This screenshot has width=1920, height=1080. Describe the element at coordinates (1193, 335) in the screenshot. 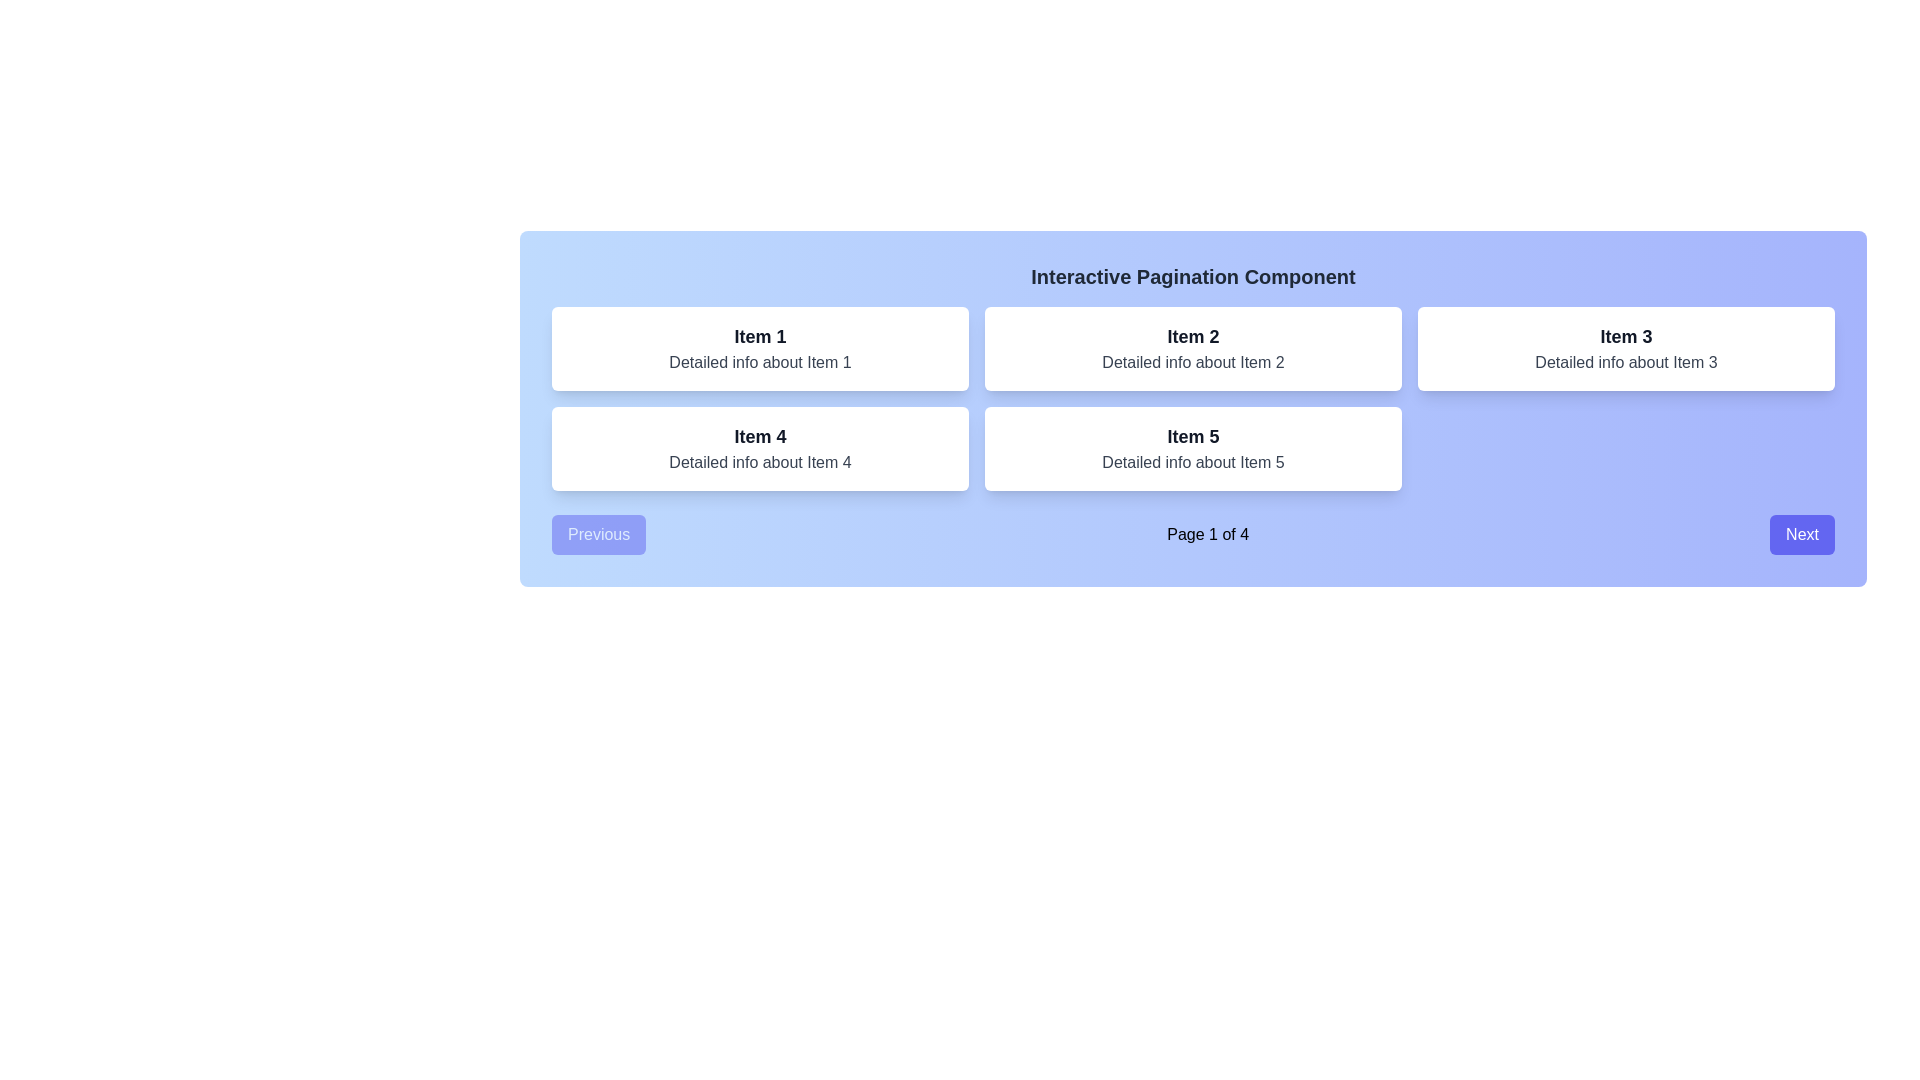

I see `the bold text 'Item 2' within the white card in the grid layout, located in the first row and second column` at that location.